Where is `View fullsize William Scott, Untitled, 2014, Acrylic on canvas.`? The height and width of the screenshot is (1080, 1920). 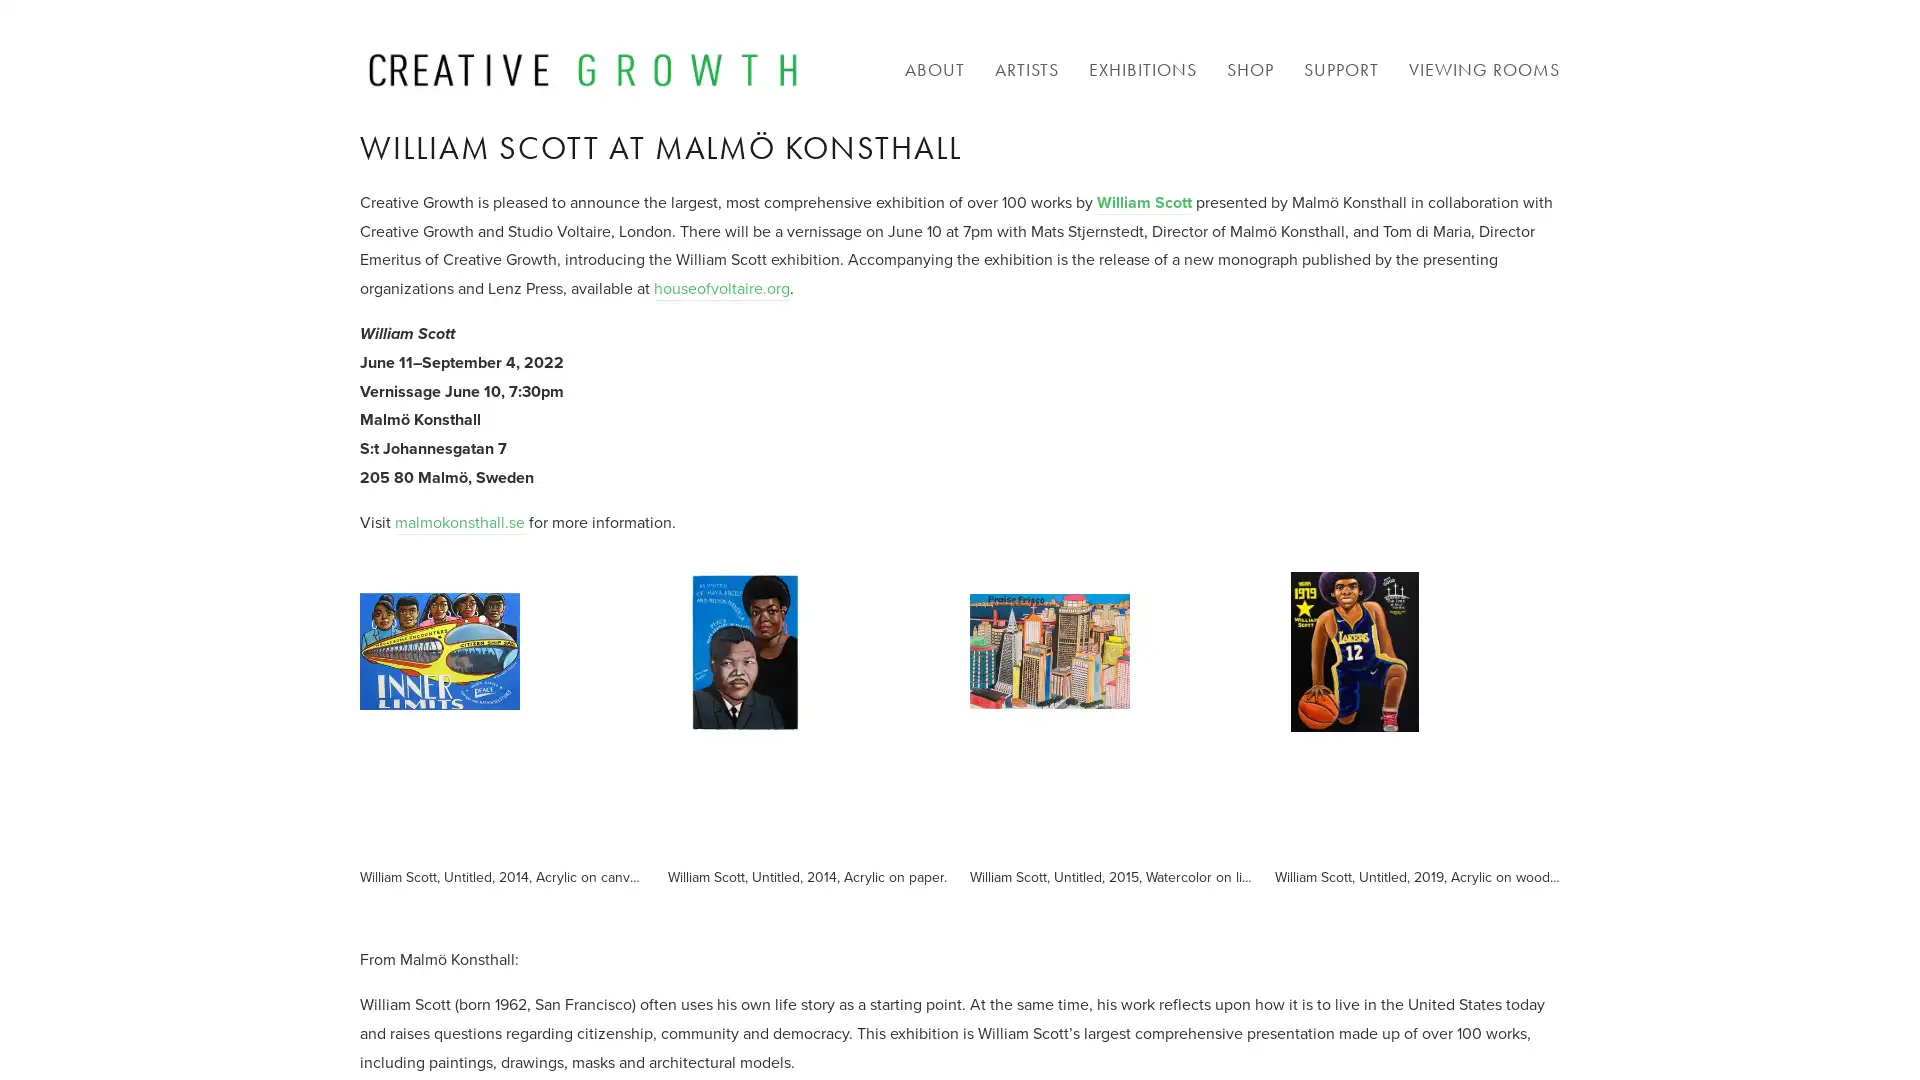
View fullsize William Scott, Untitled, 2014, Acrylic on canvas. is located at coordinates (502, 712).